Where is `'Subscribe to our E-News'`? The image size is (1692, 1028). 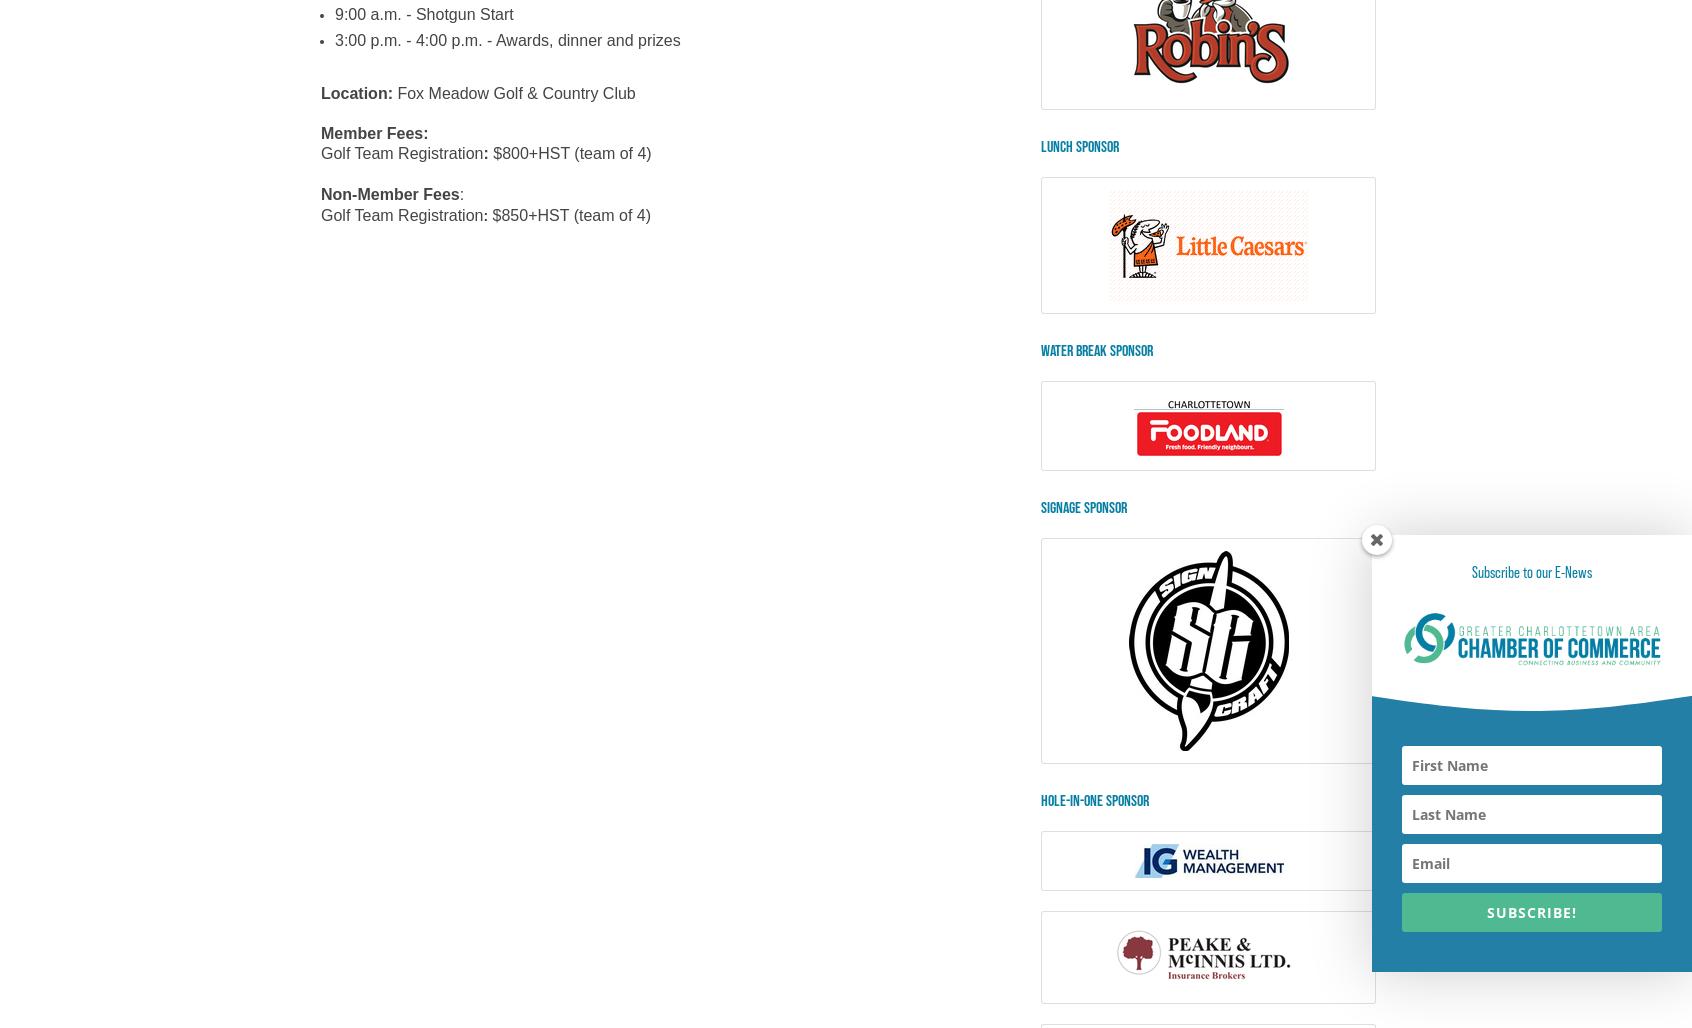 'Subscribe to our E-News' is located at coordinates (1471, 571).